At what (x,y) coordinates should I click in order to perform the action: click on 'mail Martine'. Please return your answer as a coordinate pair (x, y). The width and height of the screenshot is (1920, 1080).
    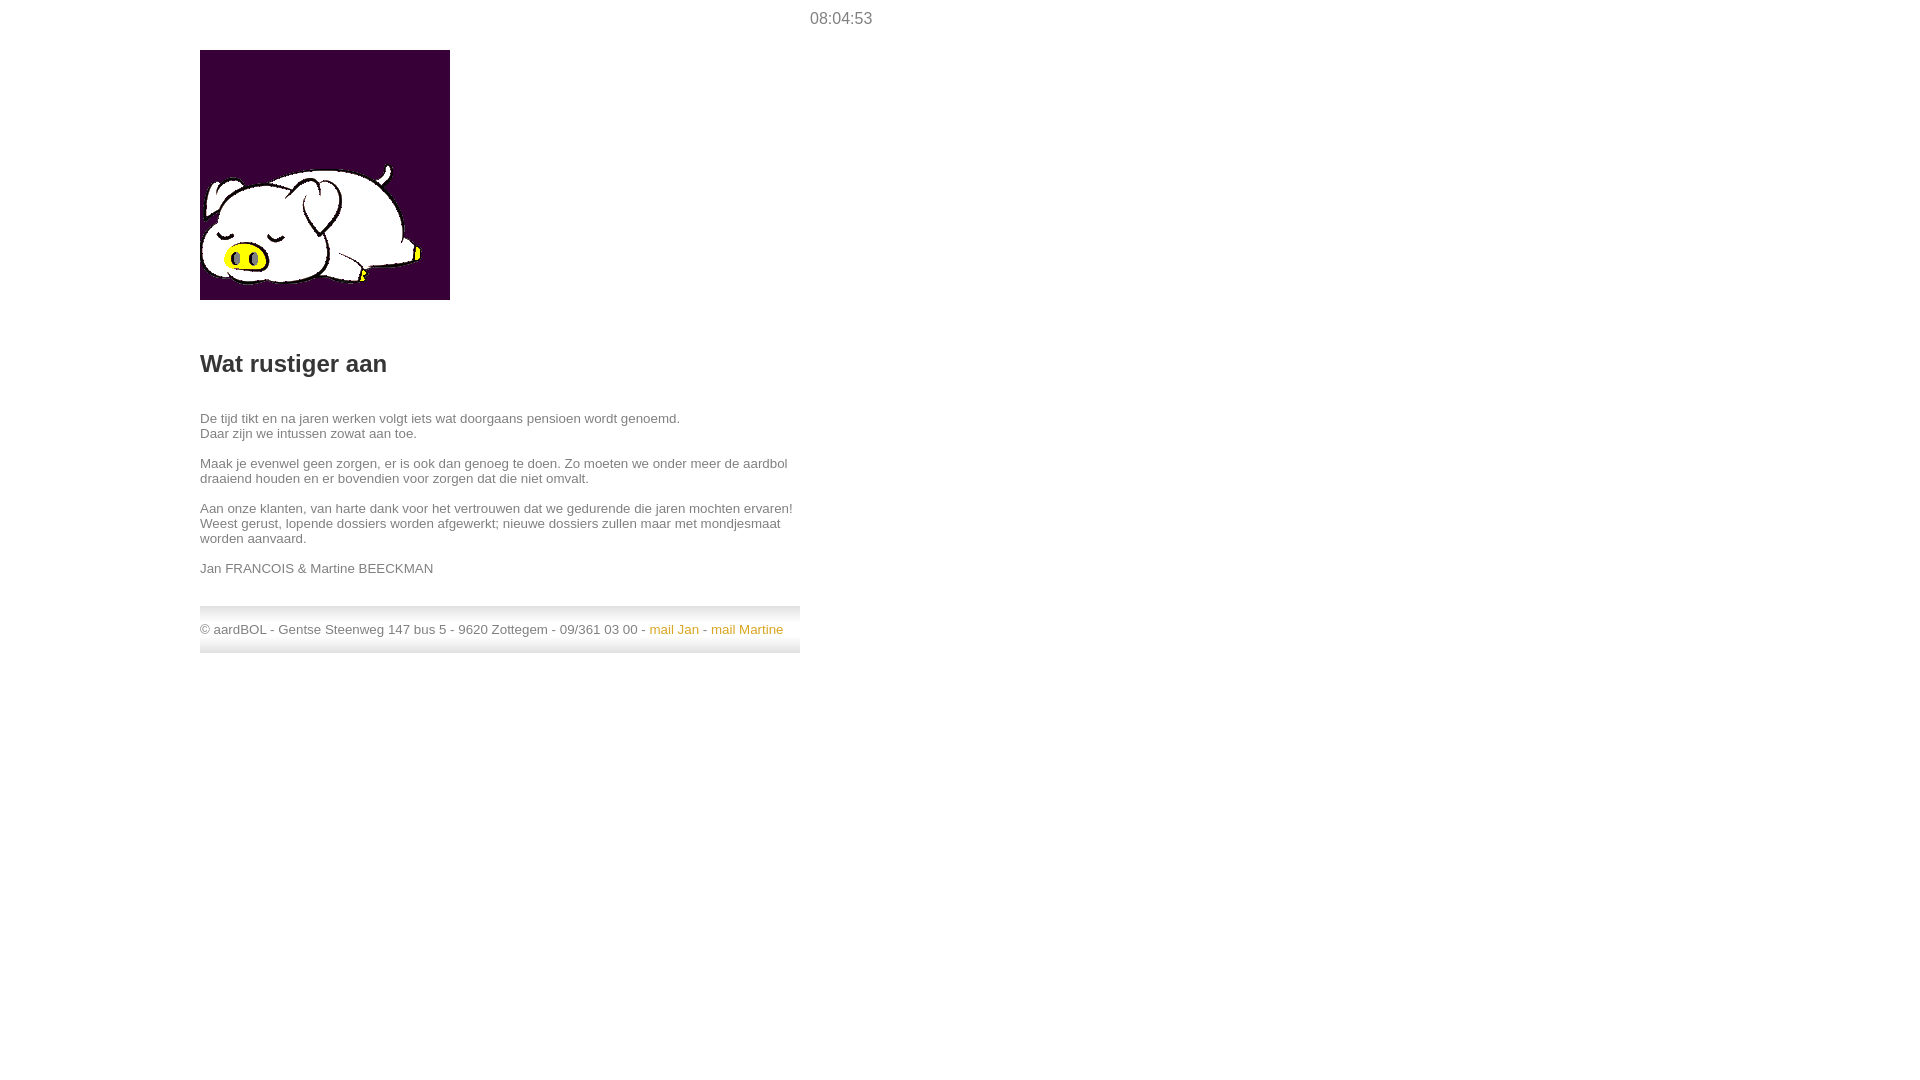
    Looking at the image, I should click on (746, 628).